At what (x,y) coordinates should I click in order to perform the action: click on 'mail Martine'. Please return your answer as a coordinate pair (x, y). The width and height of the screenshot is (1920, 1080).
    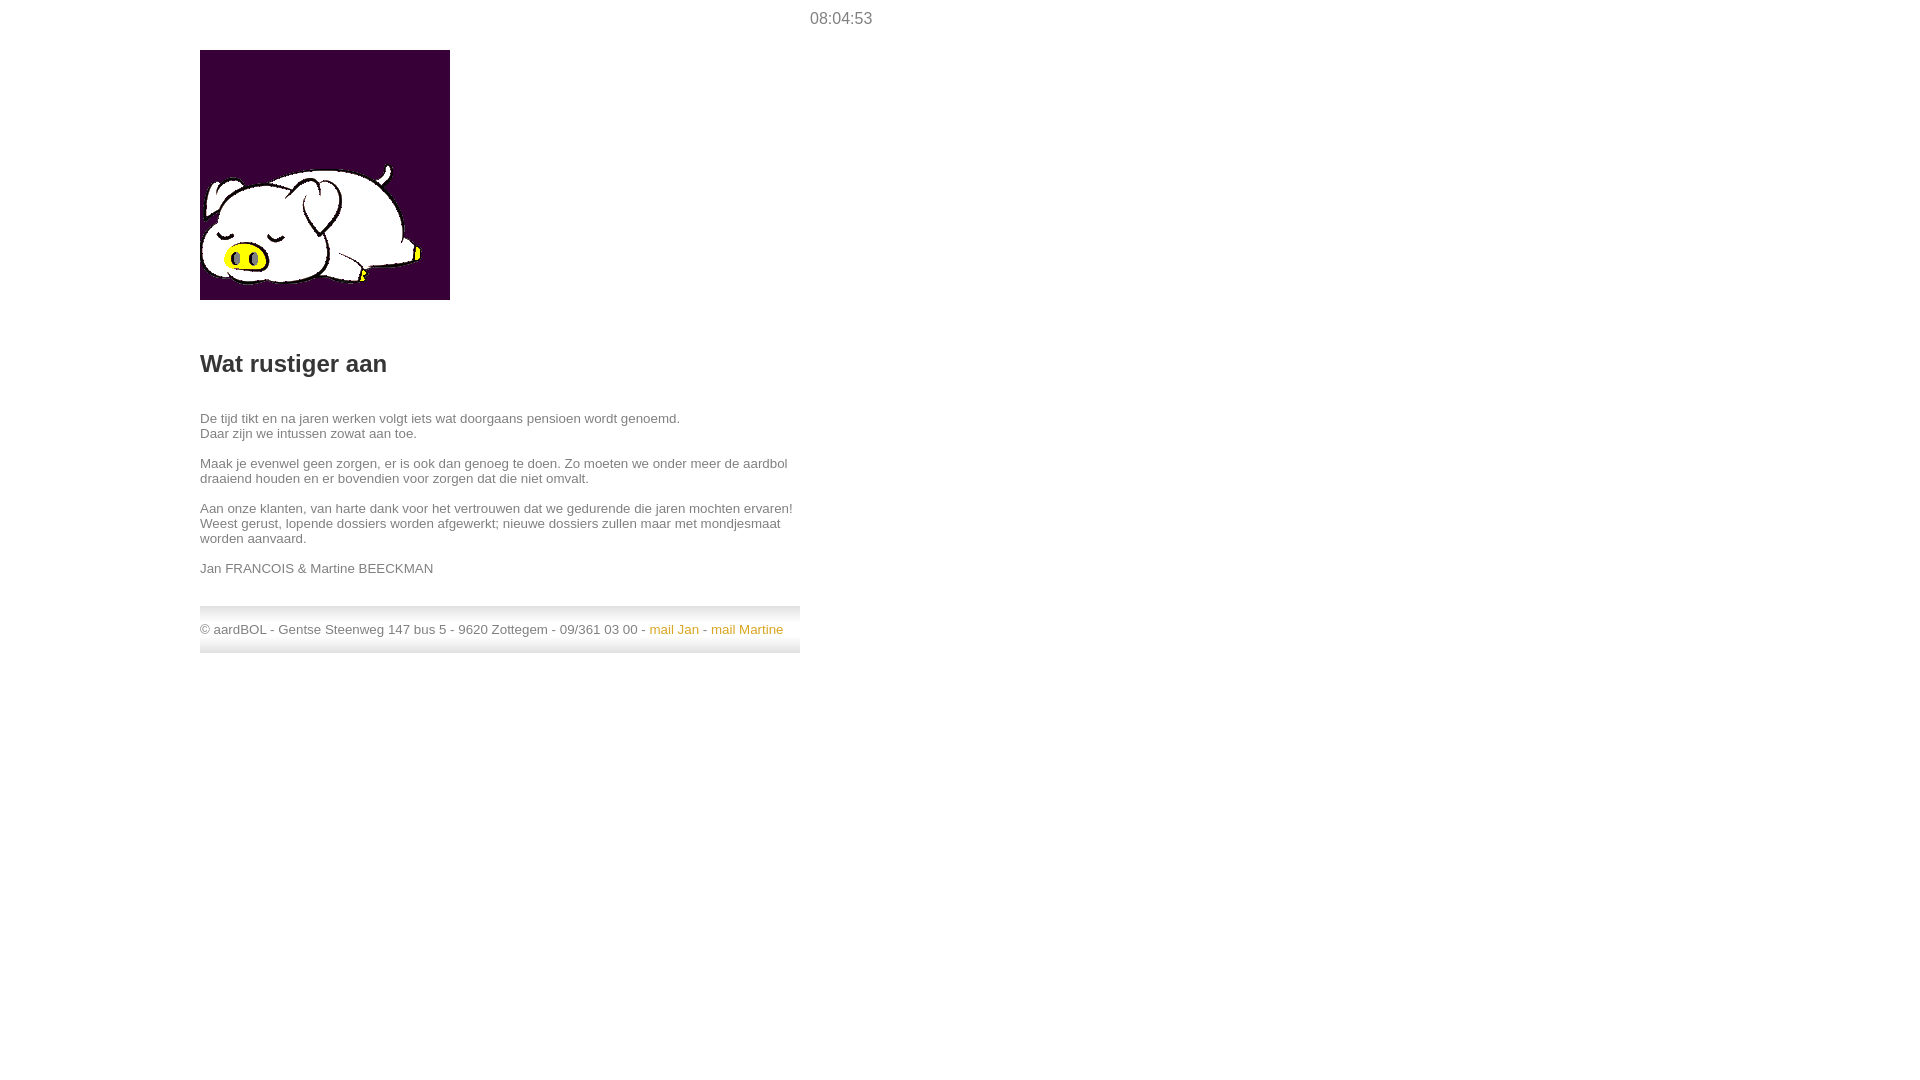
    Looking at the image, I should click on (746, 628).